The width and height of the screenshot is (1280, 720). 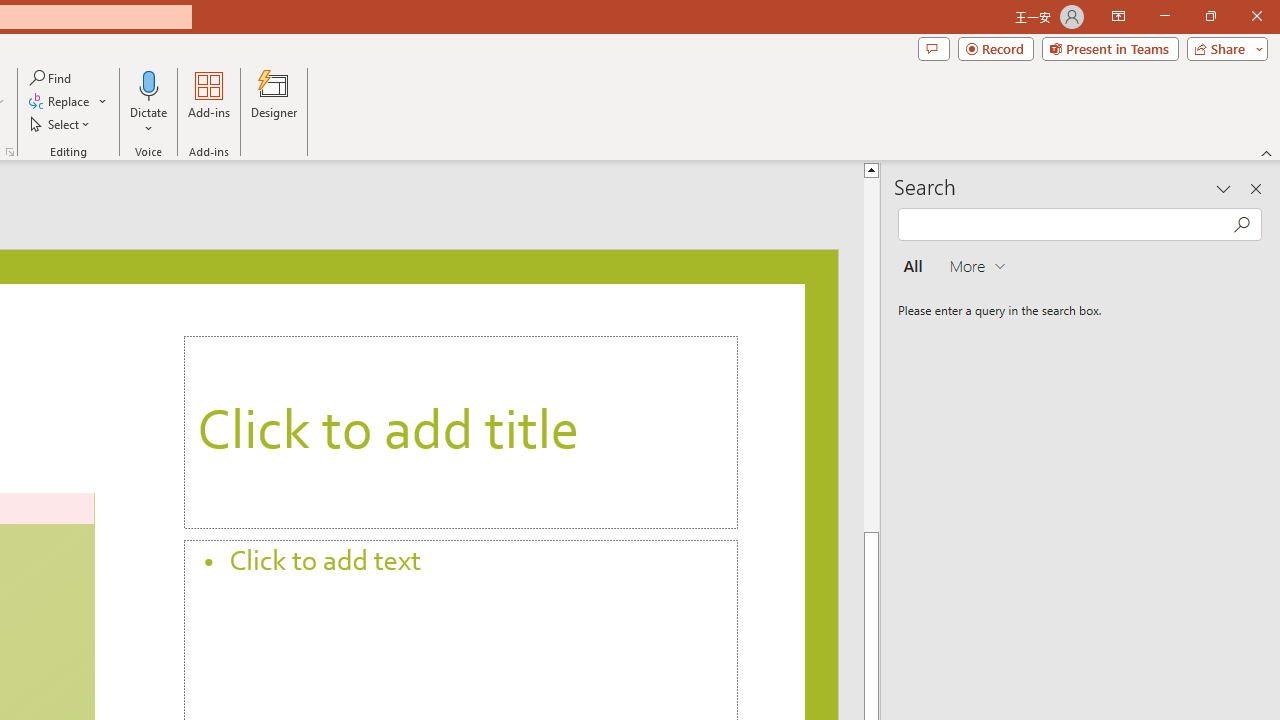 What do you see at coordinates (51, 77) in the screenshot?
I see `'Find...'` at bounding box center [51, 77].